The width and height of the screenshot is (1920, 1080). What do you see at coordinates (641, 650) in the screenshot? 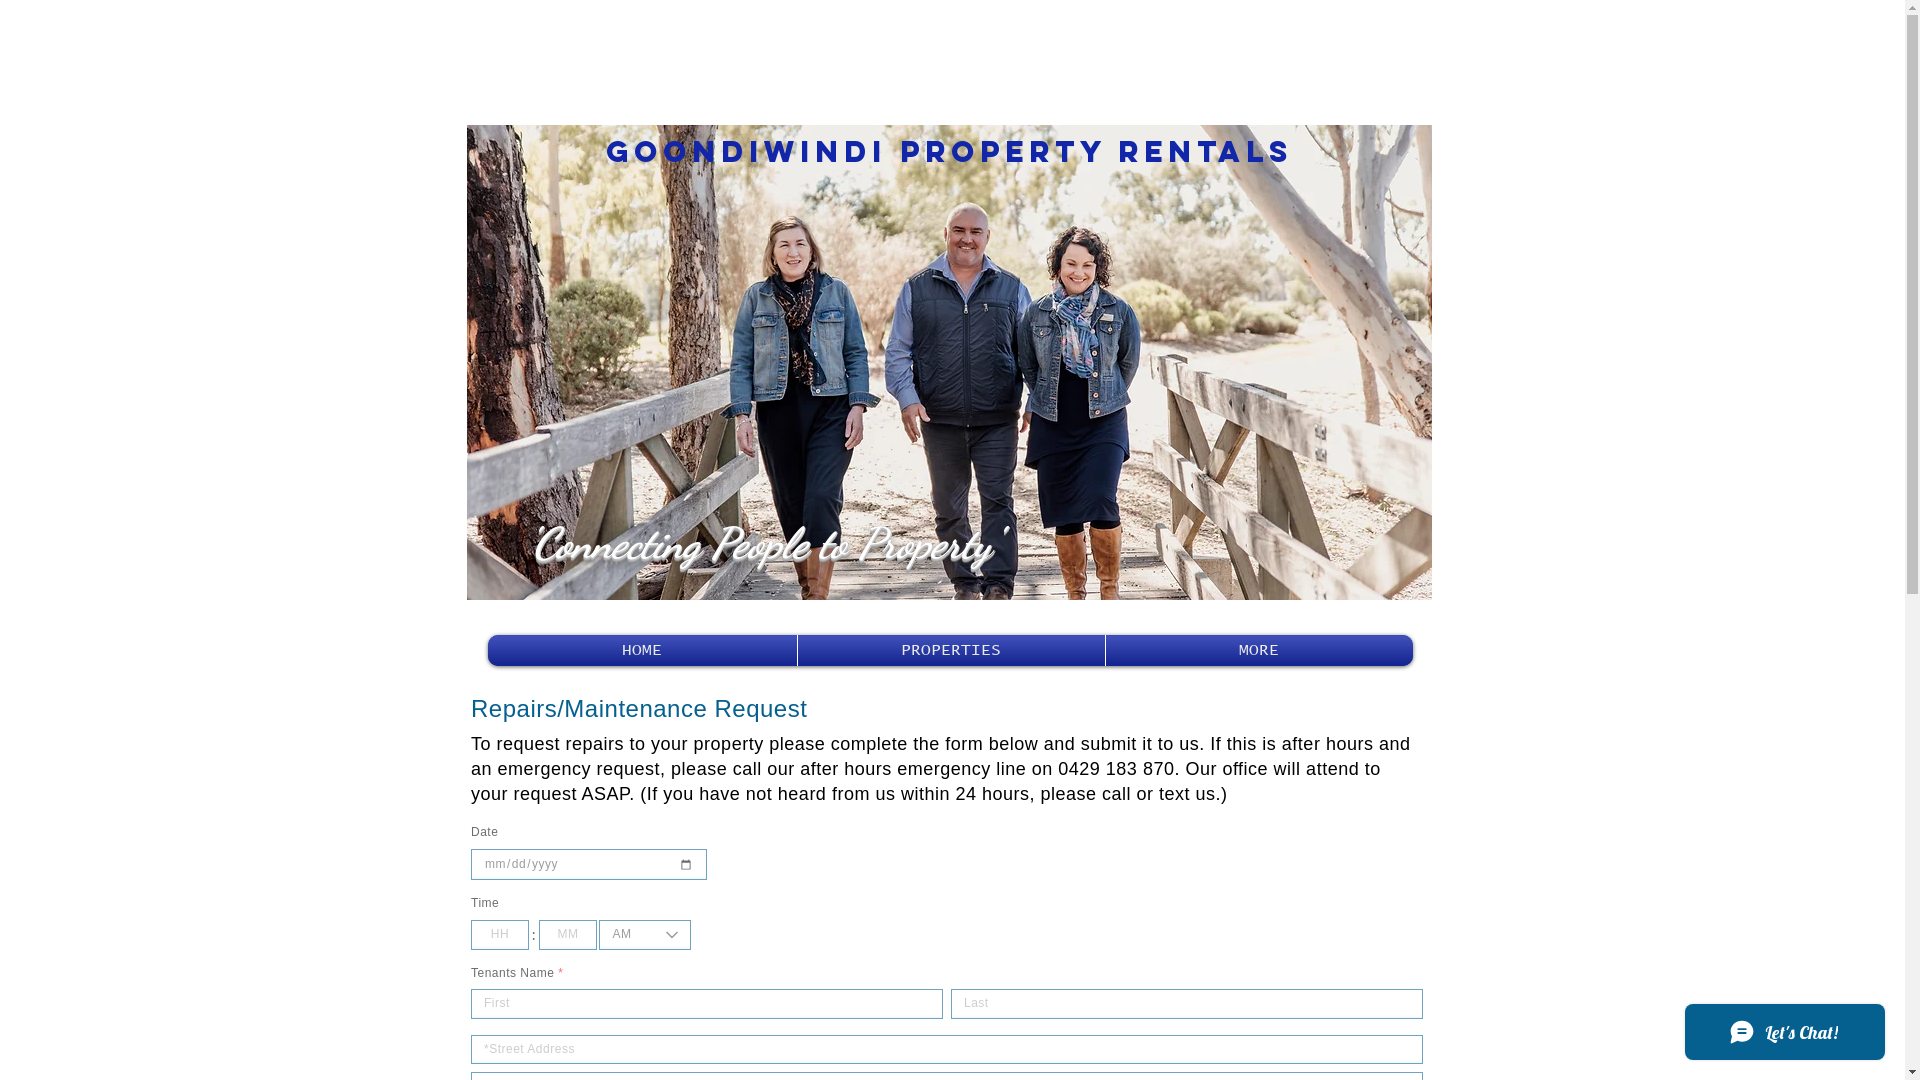
I see `'HOME'` at bounding box center [641, 650].